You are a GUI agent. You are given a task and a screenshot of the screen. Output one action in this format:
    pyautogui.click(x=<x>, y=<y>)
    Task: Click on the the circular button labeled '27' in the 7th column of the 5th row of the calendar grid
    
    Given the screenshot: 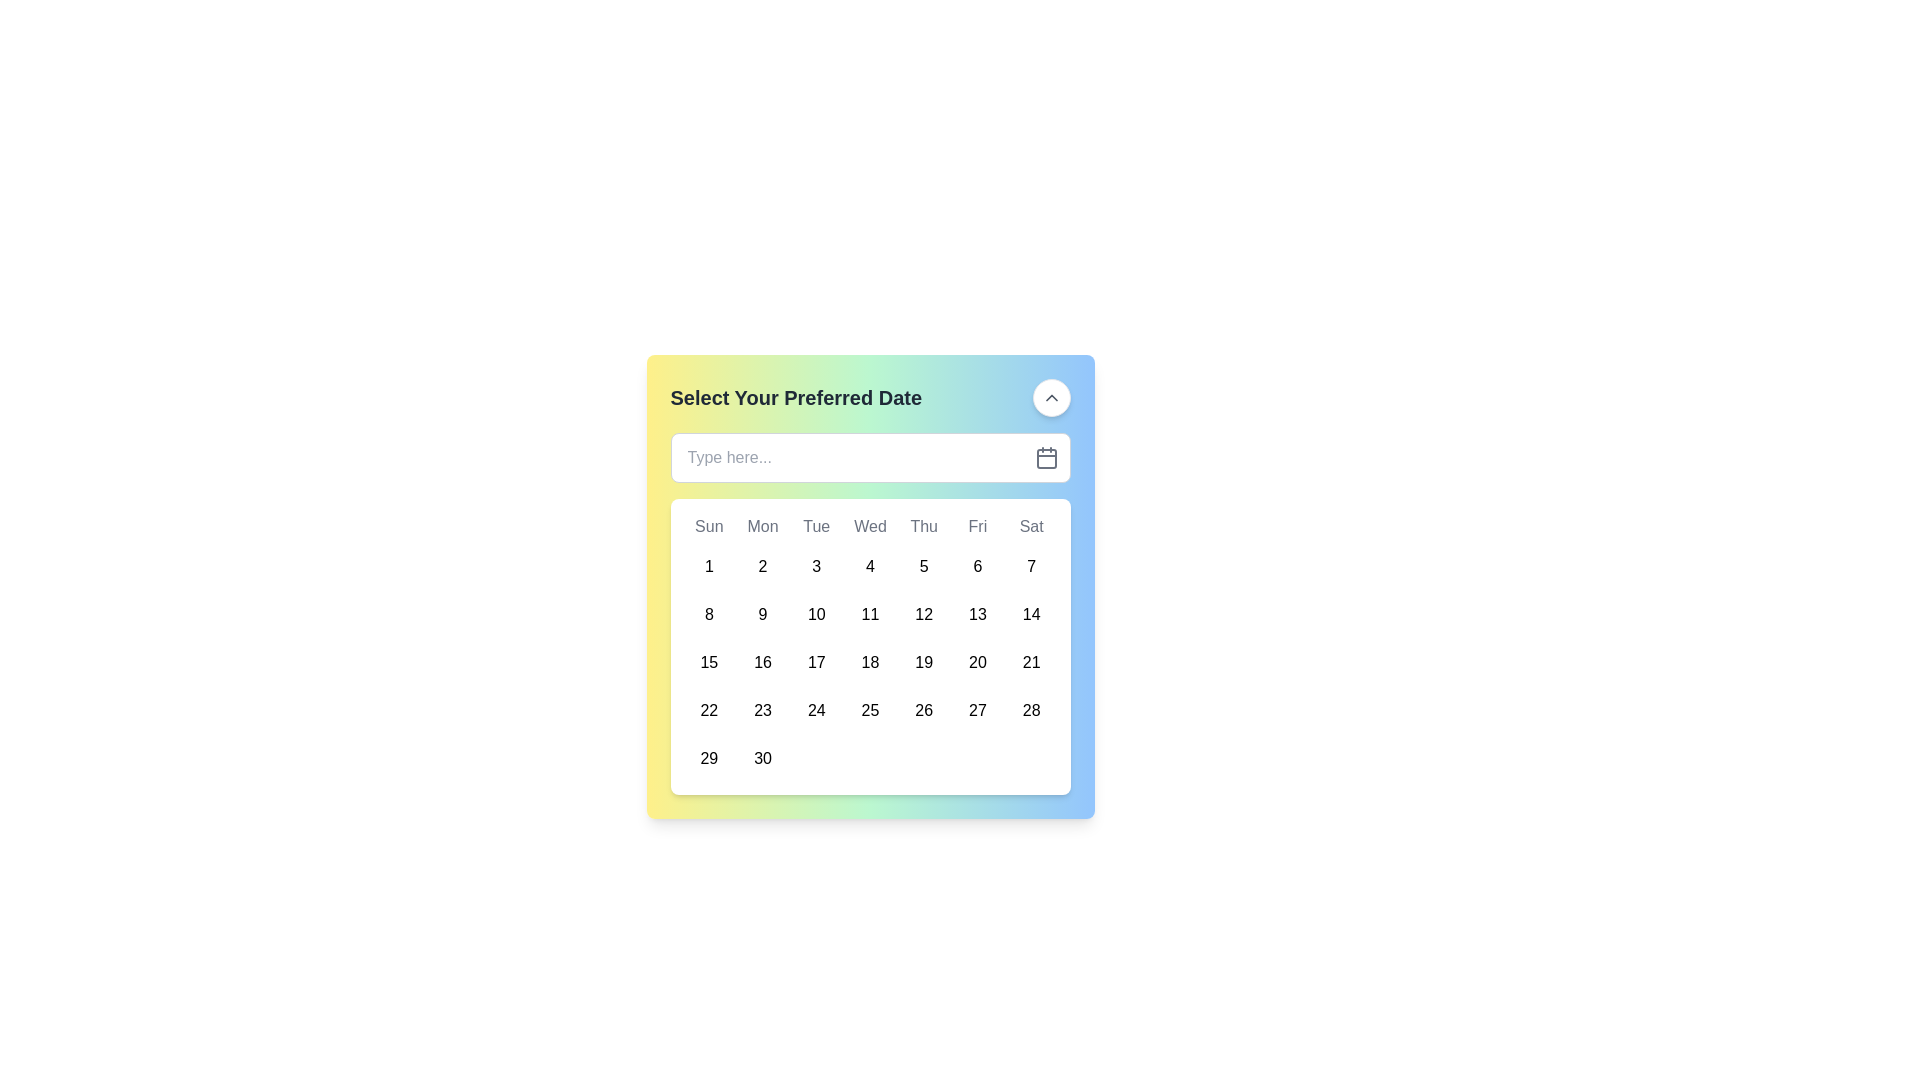 What is the action you would take?
    pyautogui.click(x=977, y=709)
    